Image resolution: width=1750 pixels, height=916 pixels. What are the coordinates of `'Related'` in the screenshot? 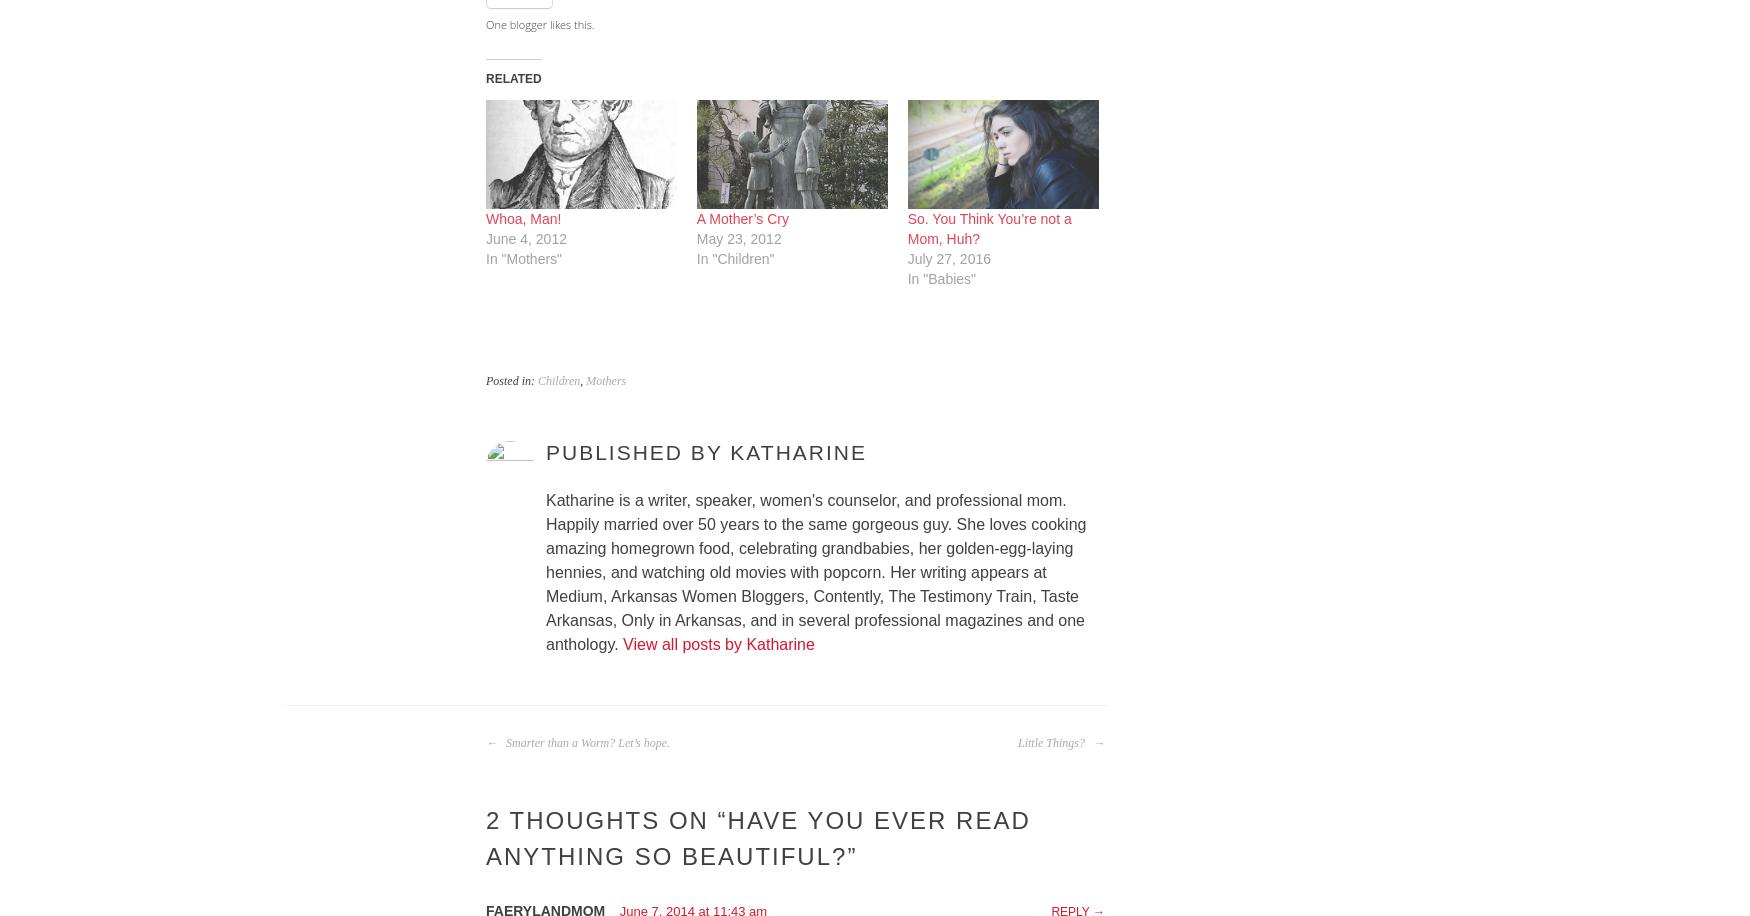 It's located at (512, 77).